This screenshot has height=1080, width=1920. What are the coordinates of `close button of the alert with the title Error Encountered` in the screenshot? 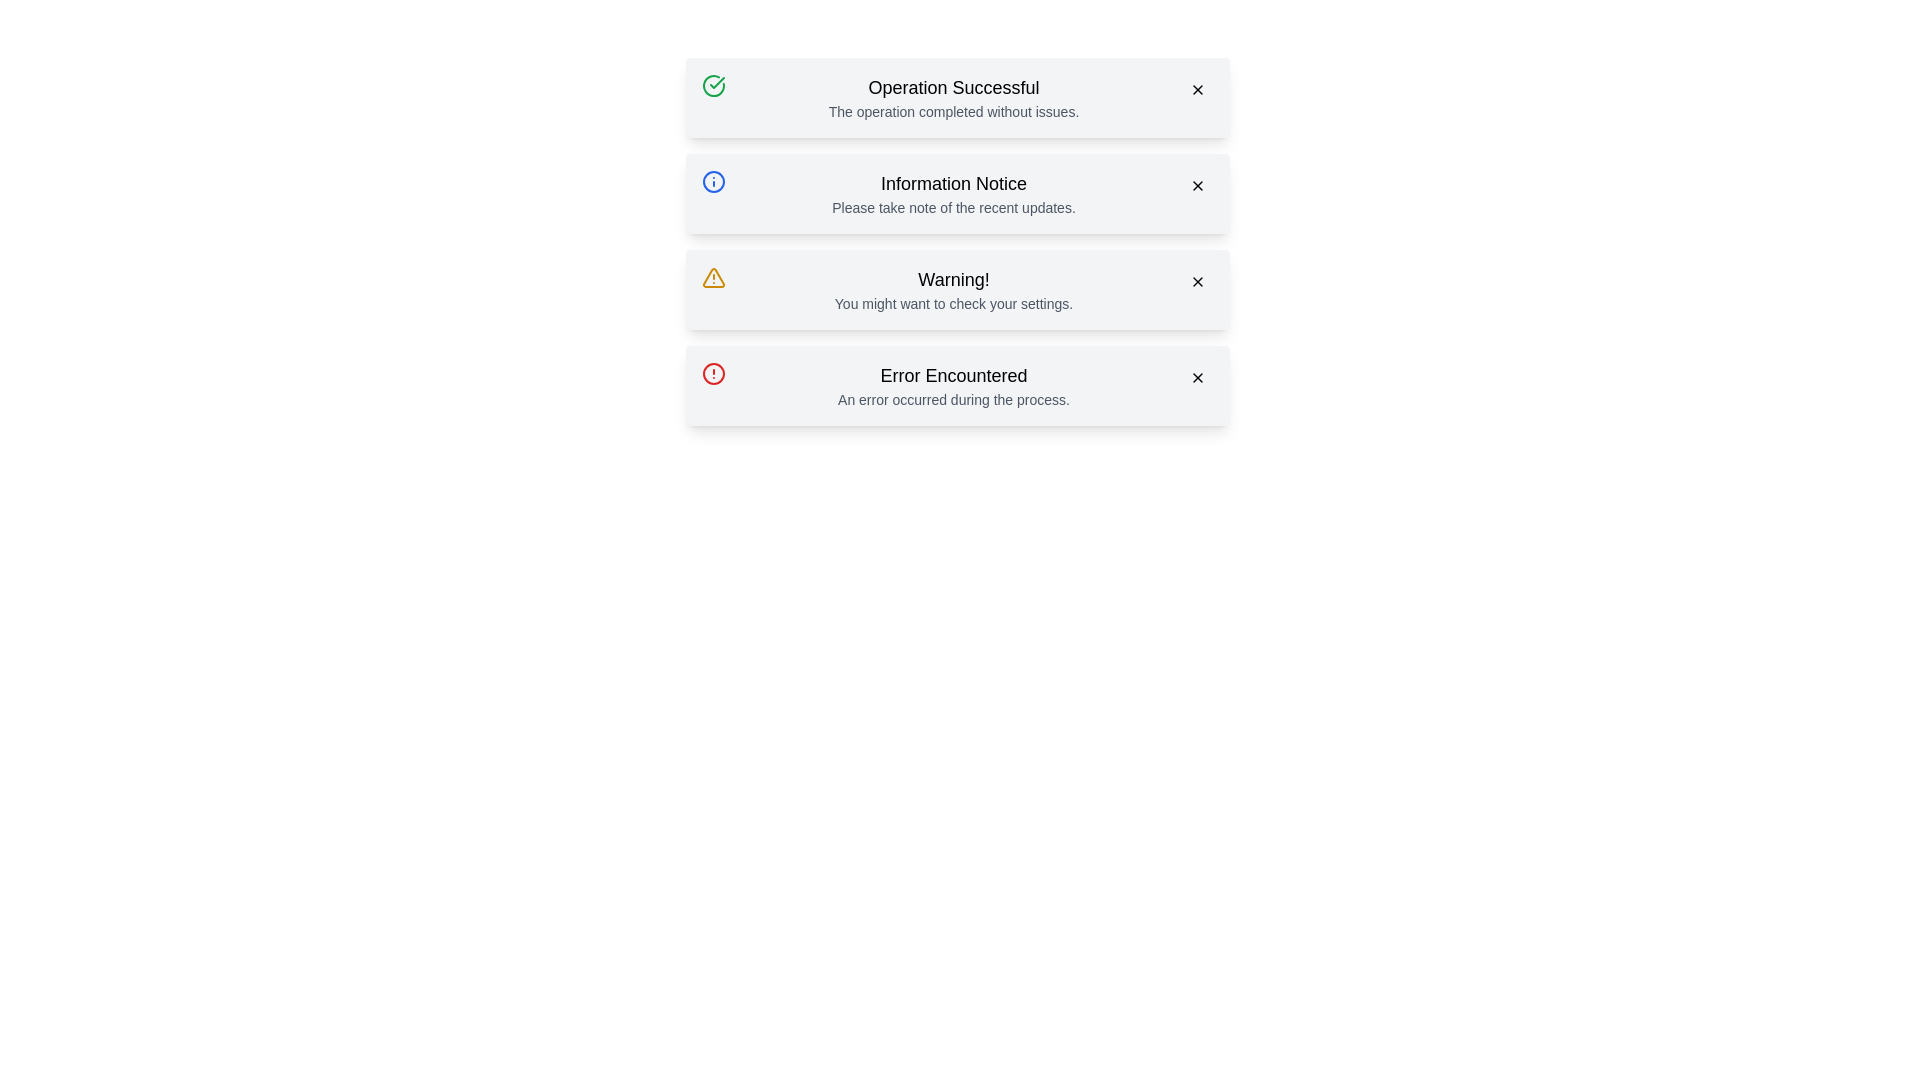 It's located at (1198, 378).